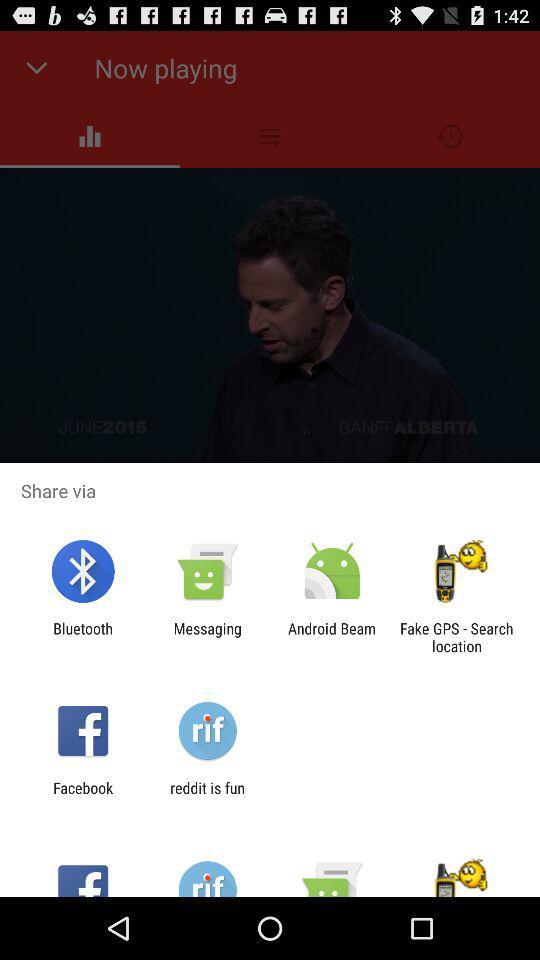  Describe the element at coordinates (206, 636) in the screenshot. I see `icon to the right of bluetooth item` at that location.